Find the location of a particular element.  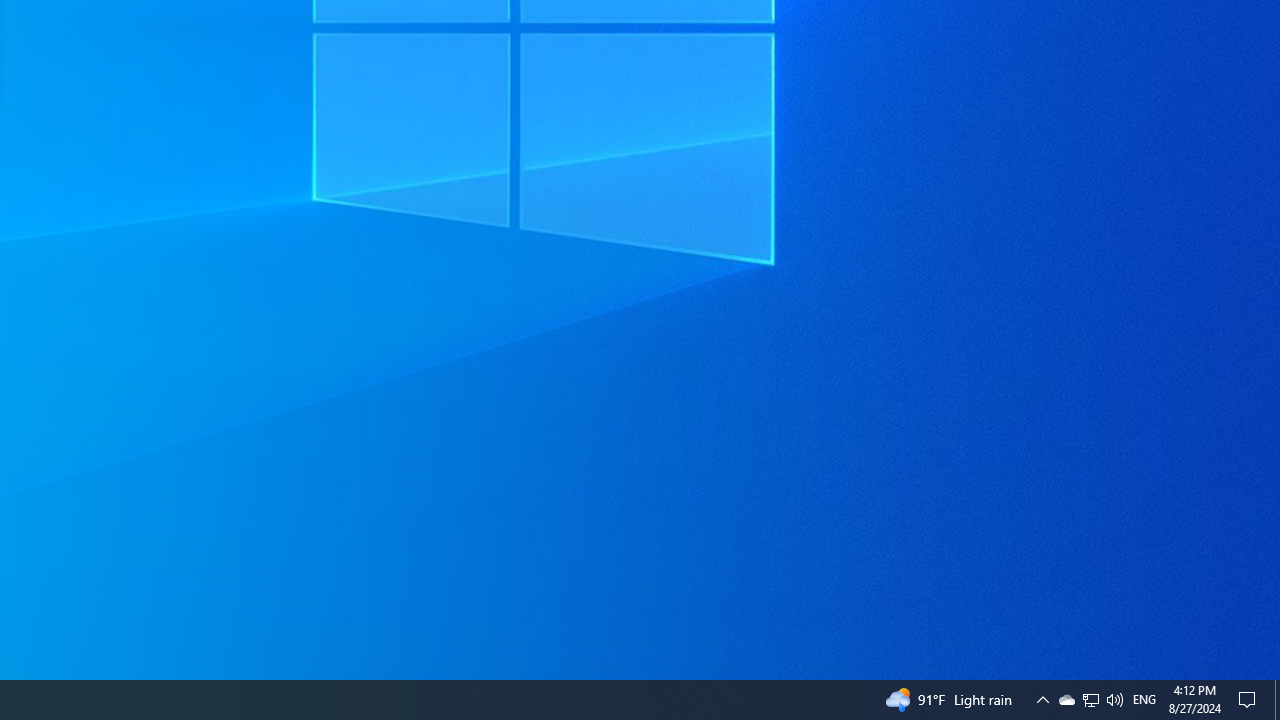

'Notification Chevron' is located at coordinates (1090, 698).